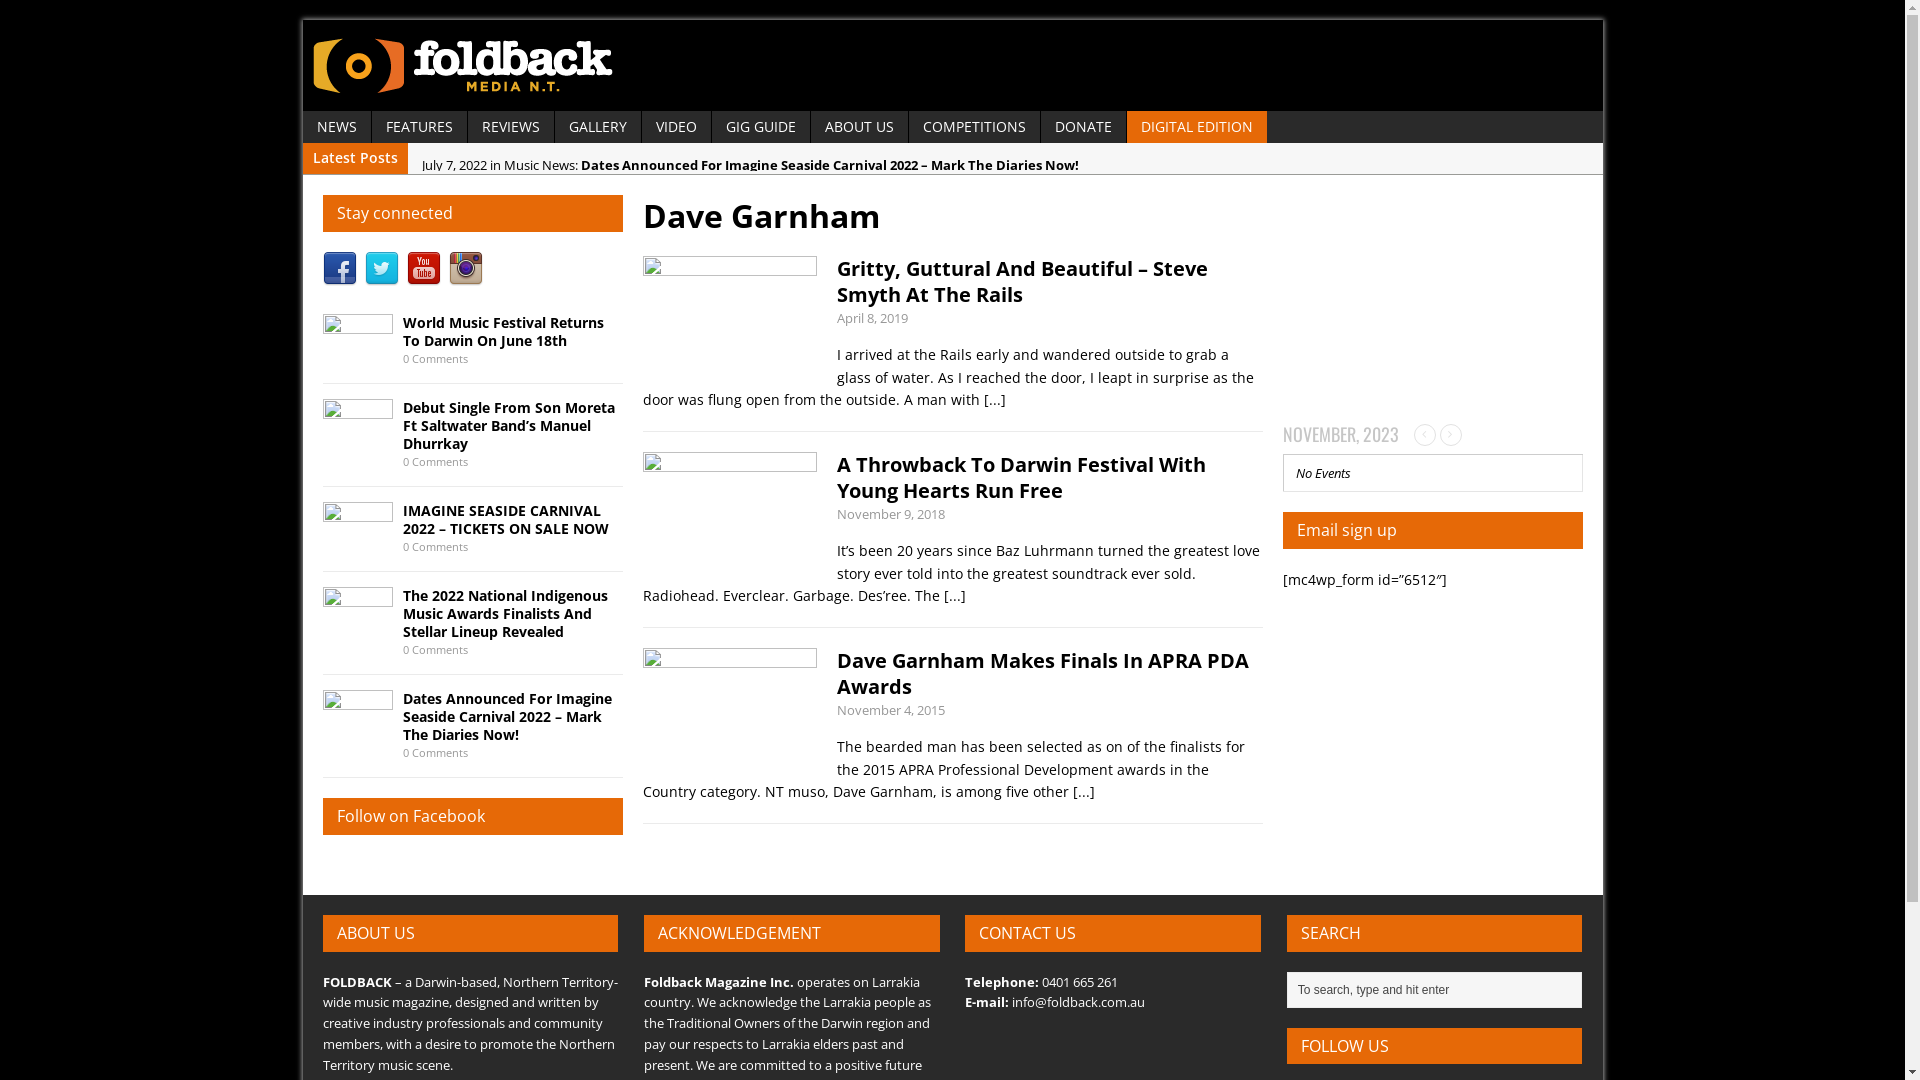  Describe the element at coordinates (760, 127) in the screenshot. I see `'GIG GUIDE'` at that location.